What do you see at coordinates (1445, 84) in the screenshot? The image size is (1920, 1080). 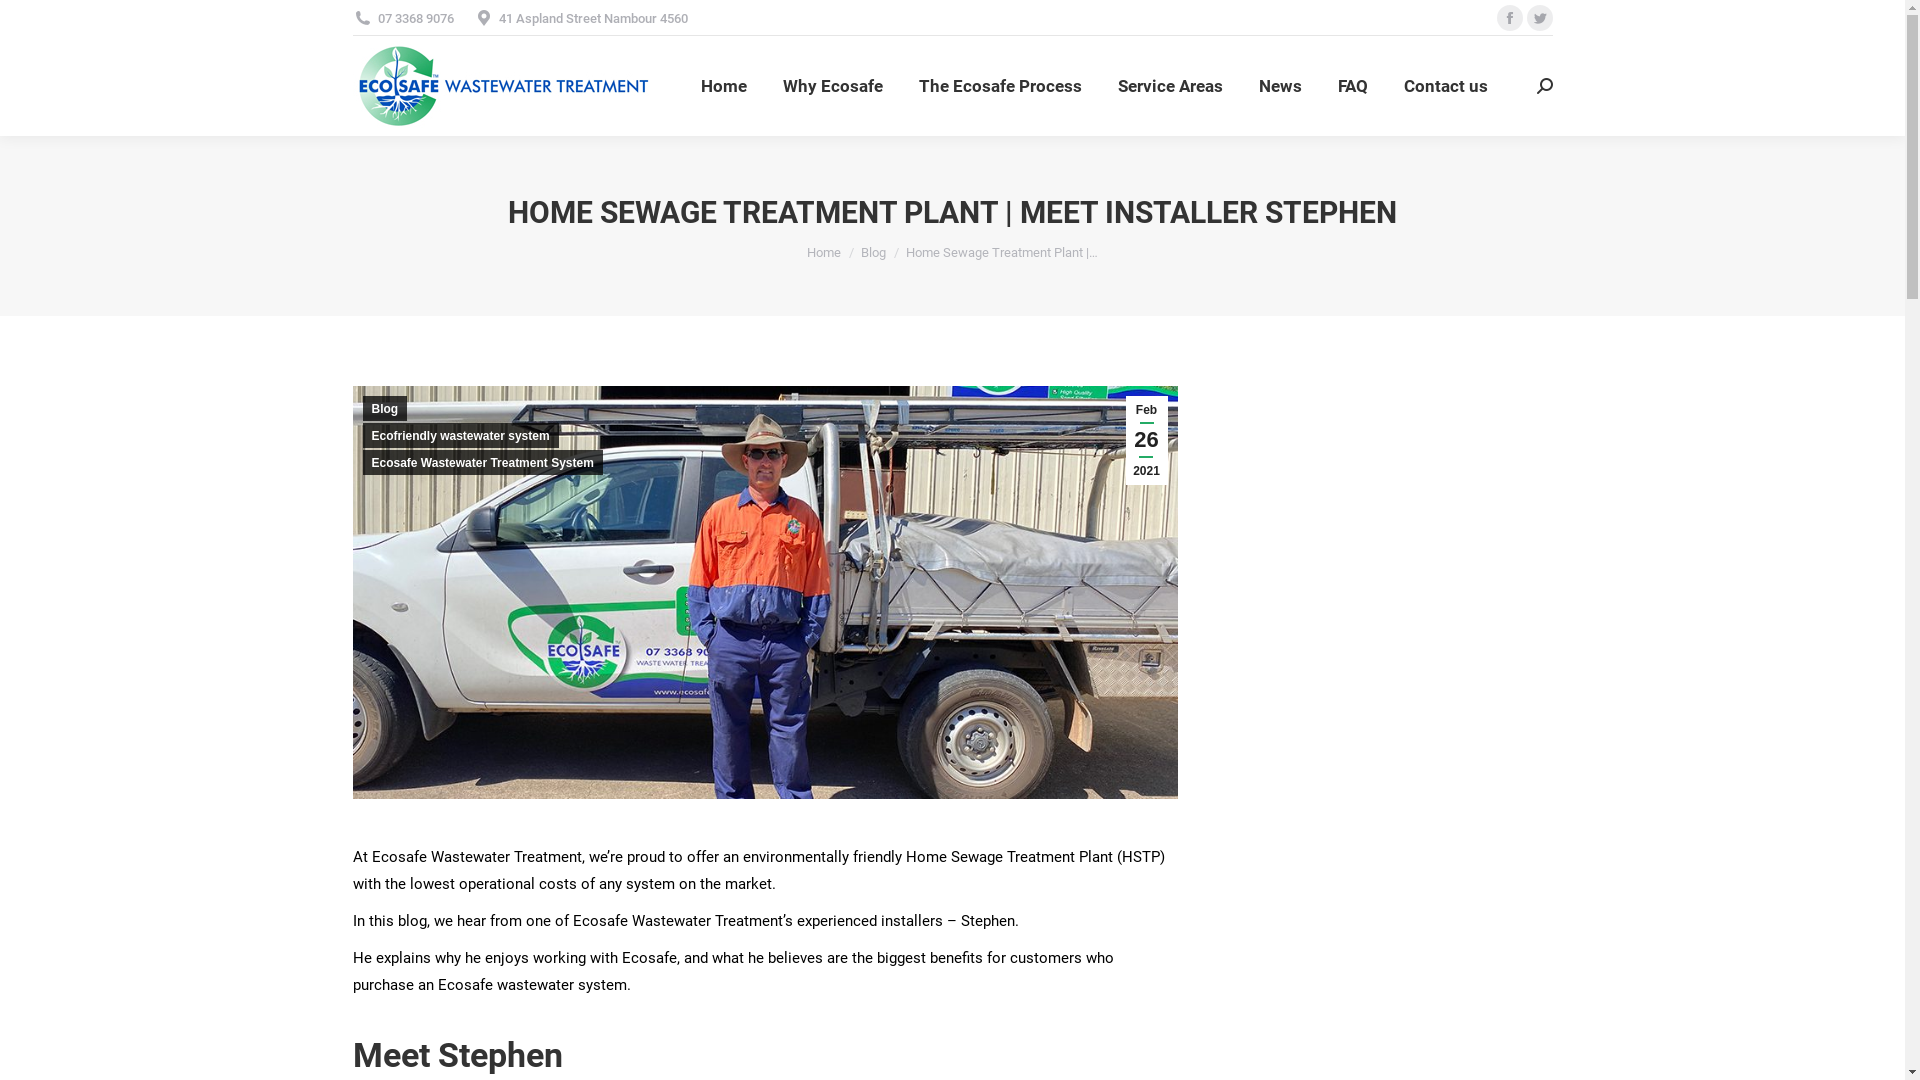 I see `'Contact us'` at bounding box center [1445, 84].